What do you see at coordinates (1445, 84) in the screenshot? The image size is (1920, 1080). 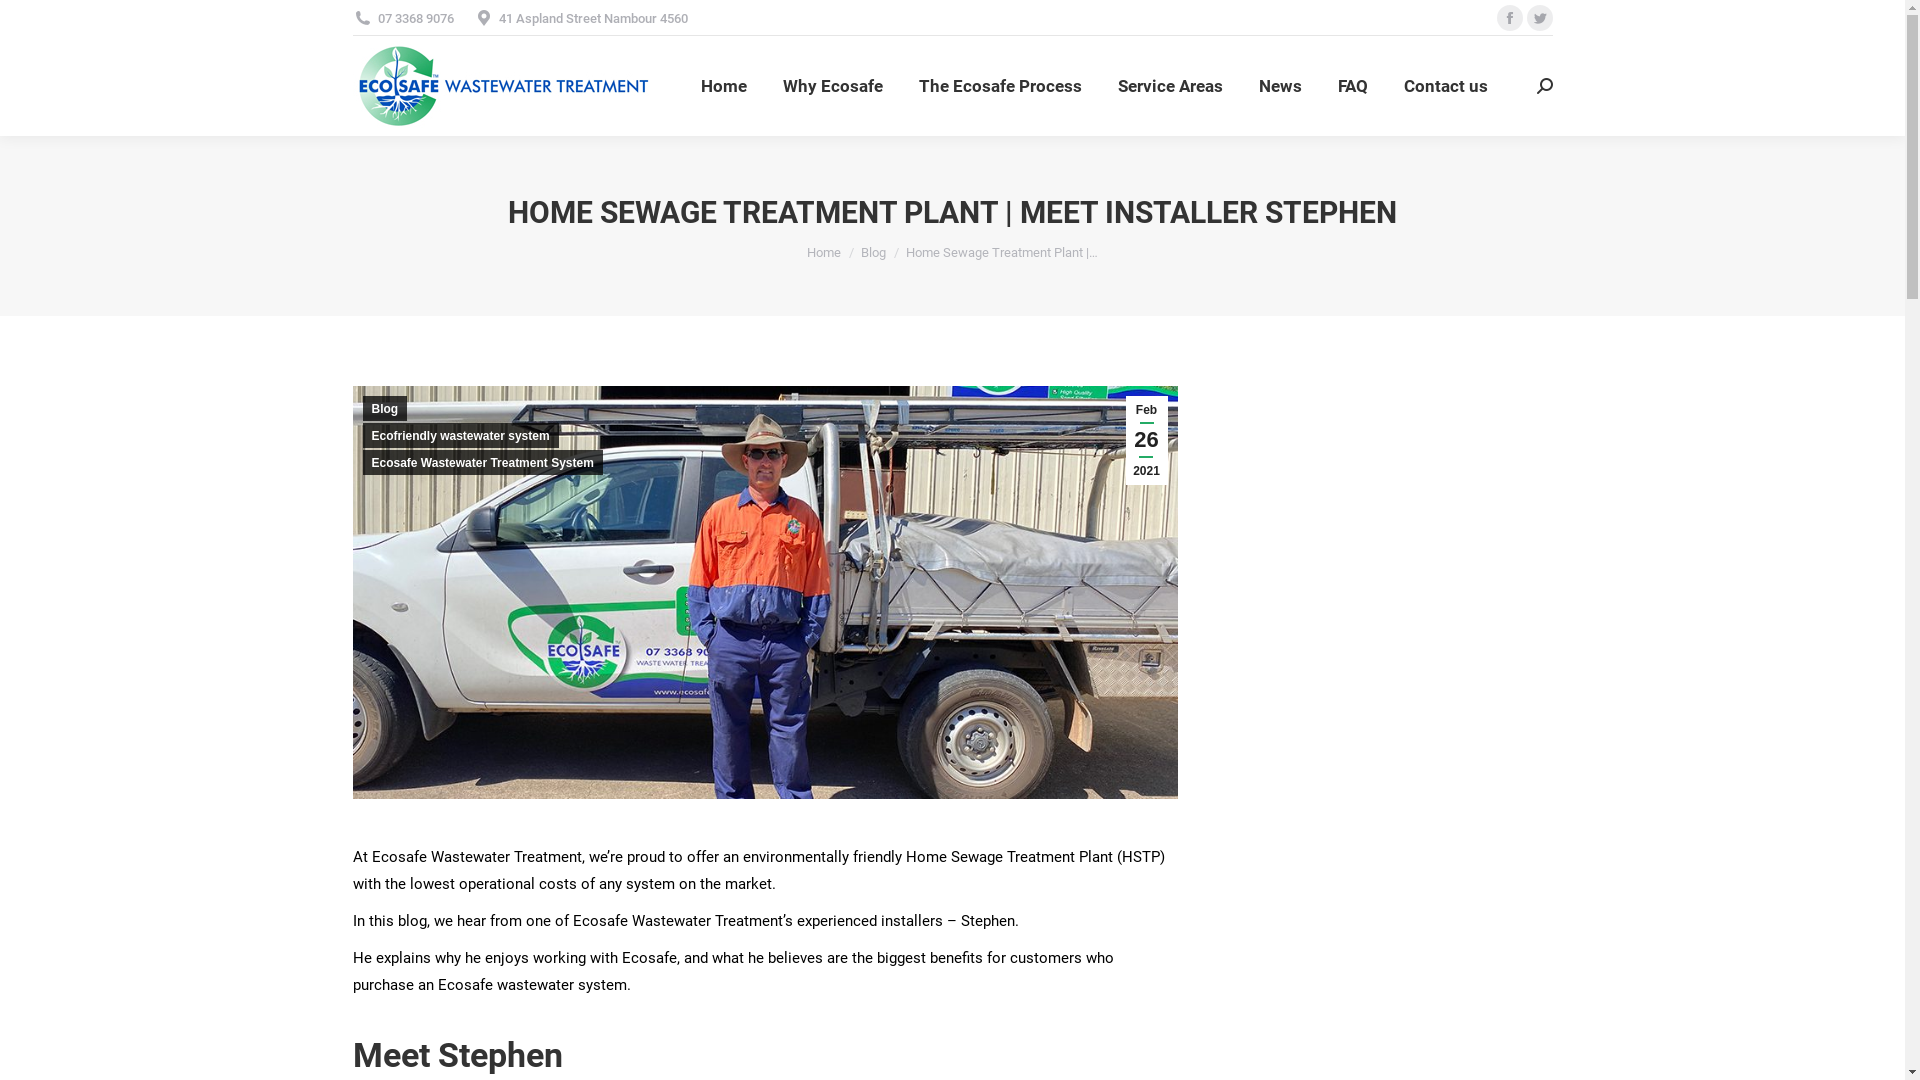 I see `'Contact us'` at bounding box center [1445, 84].